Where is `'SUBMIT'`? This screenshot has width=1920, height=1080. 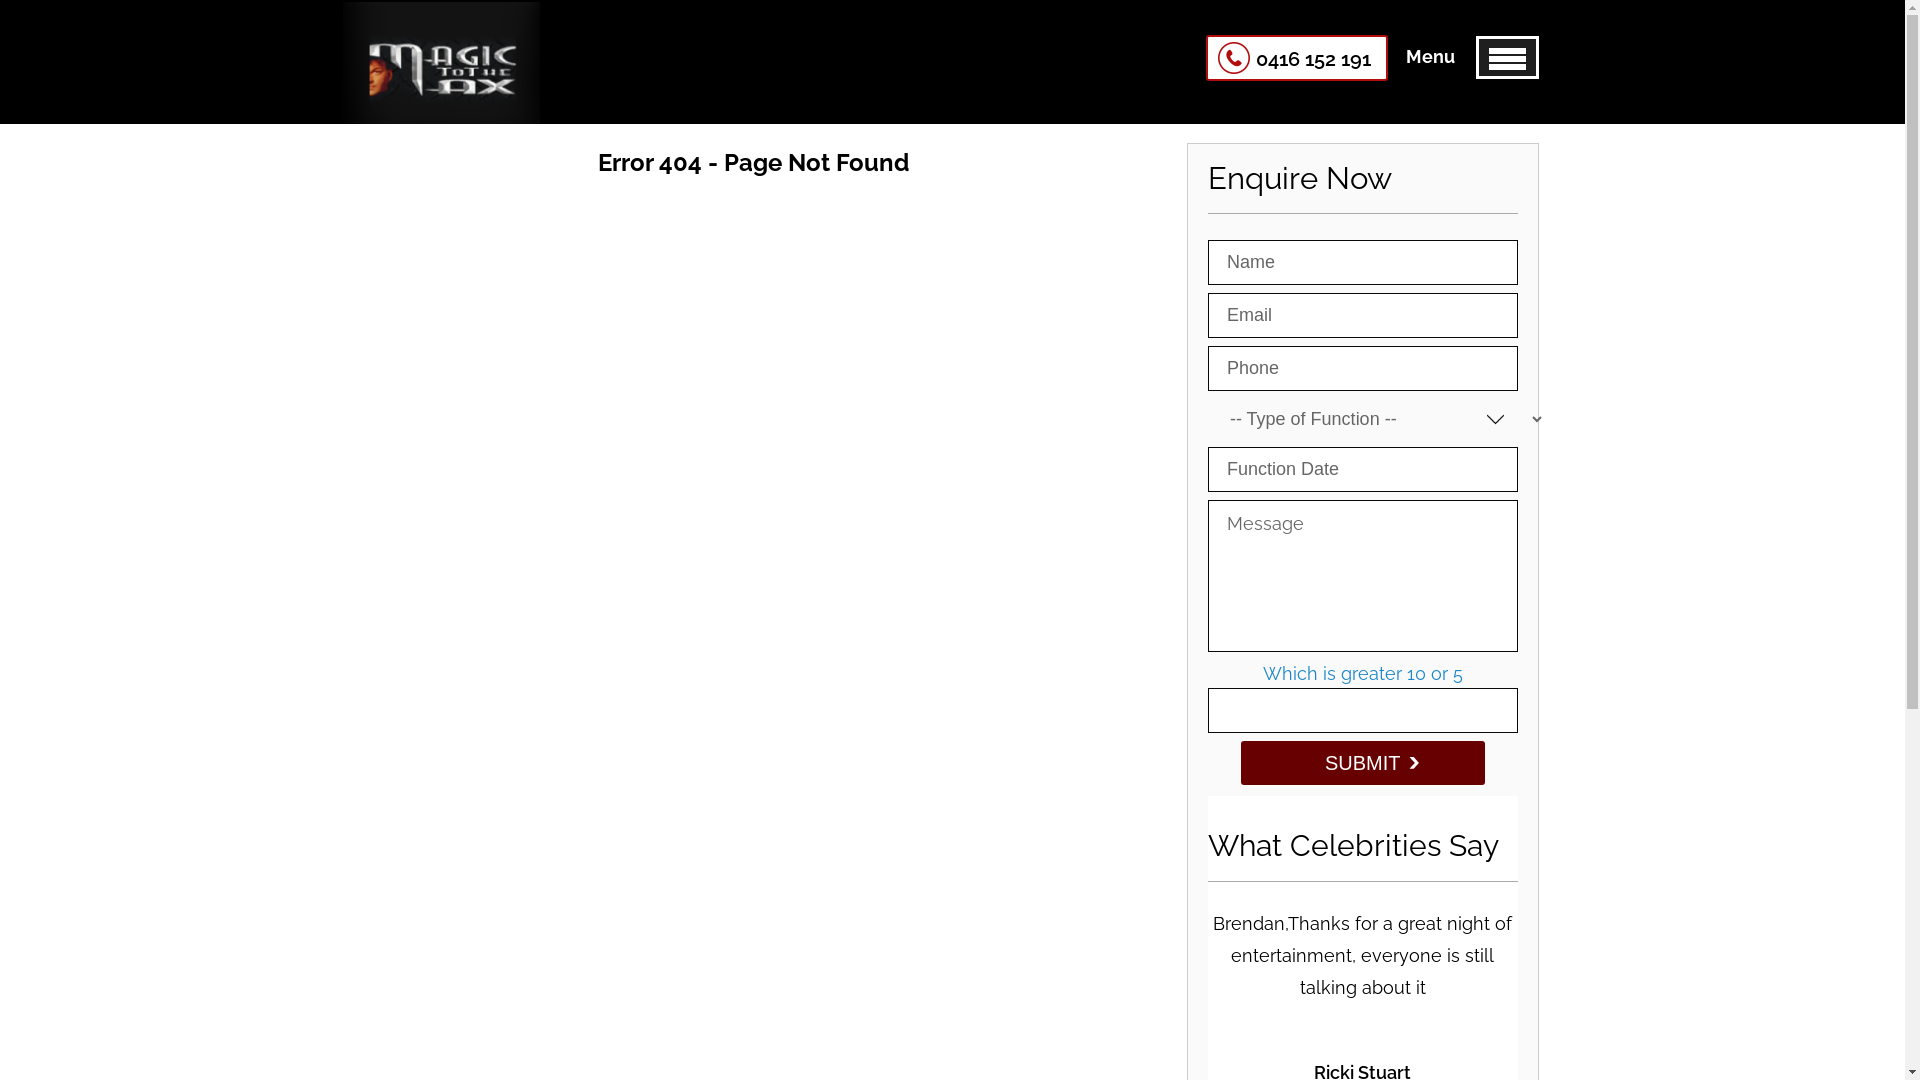 'SUBMIT' is located at coordinates (1362, 763).